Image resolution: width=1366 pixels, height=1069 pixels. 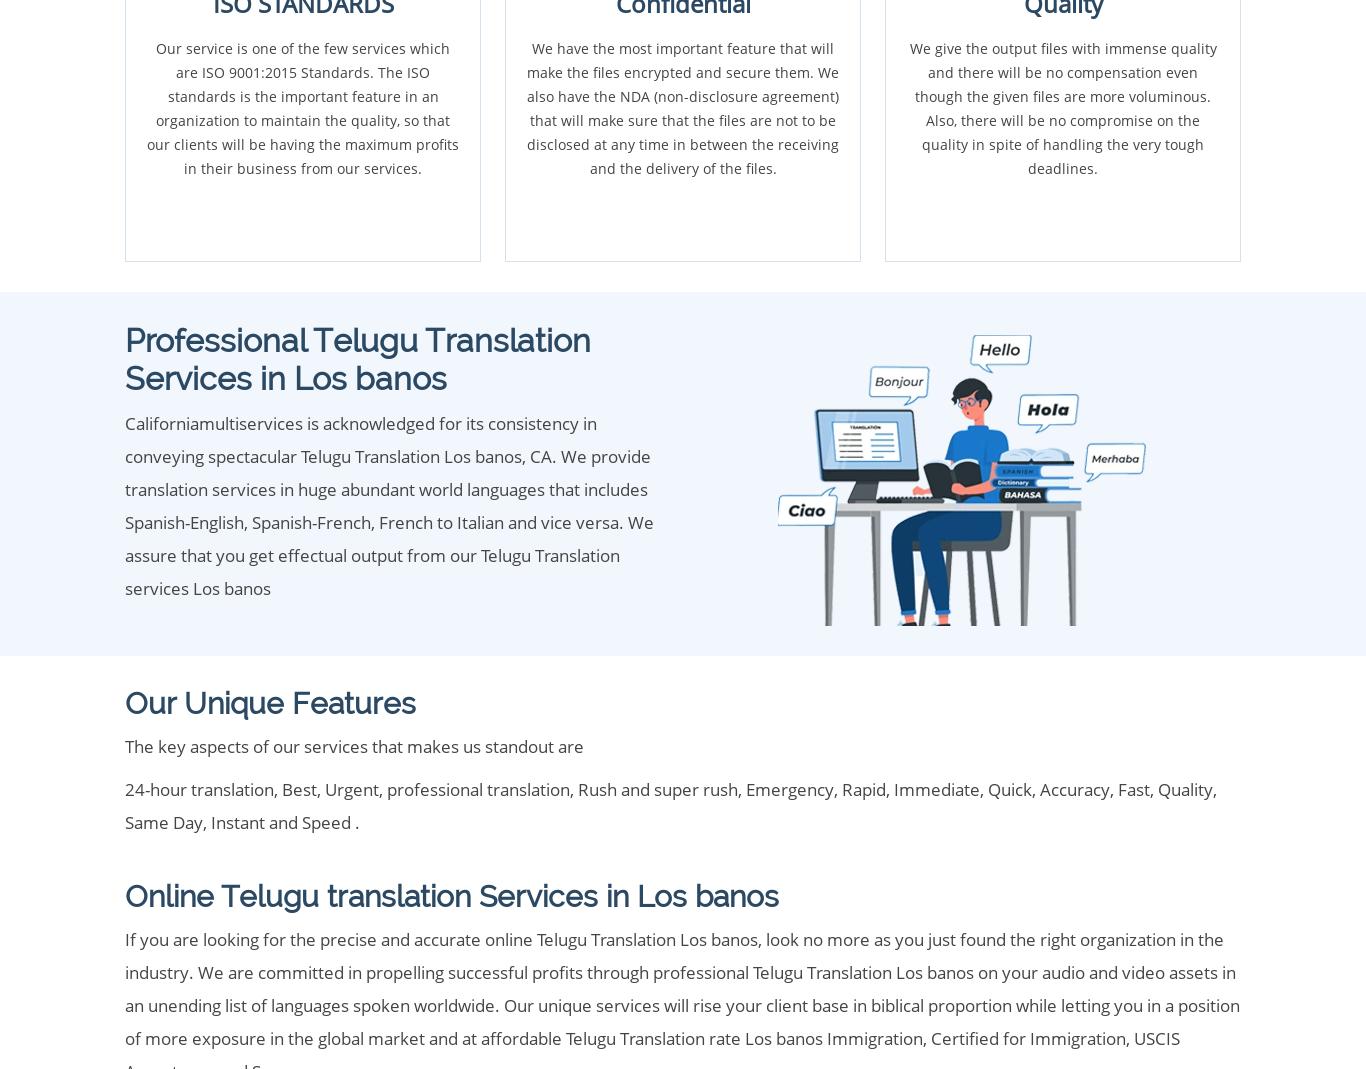 I want to click on 'File Formats For Translation', so click(x=123, y=663).